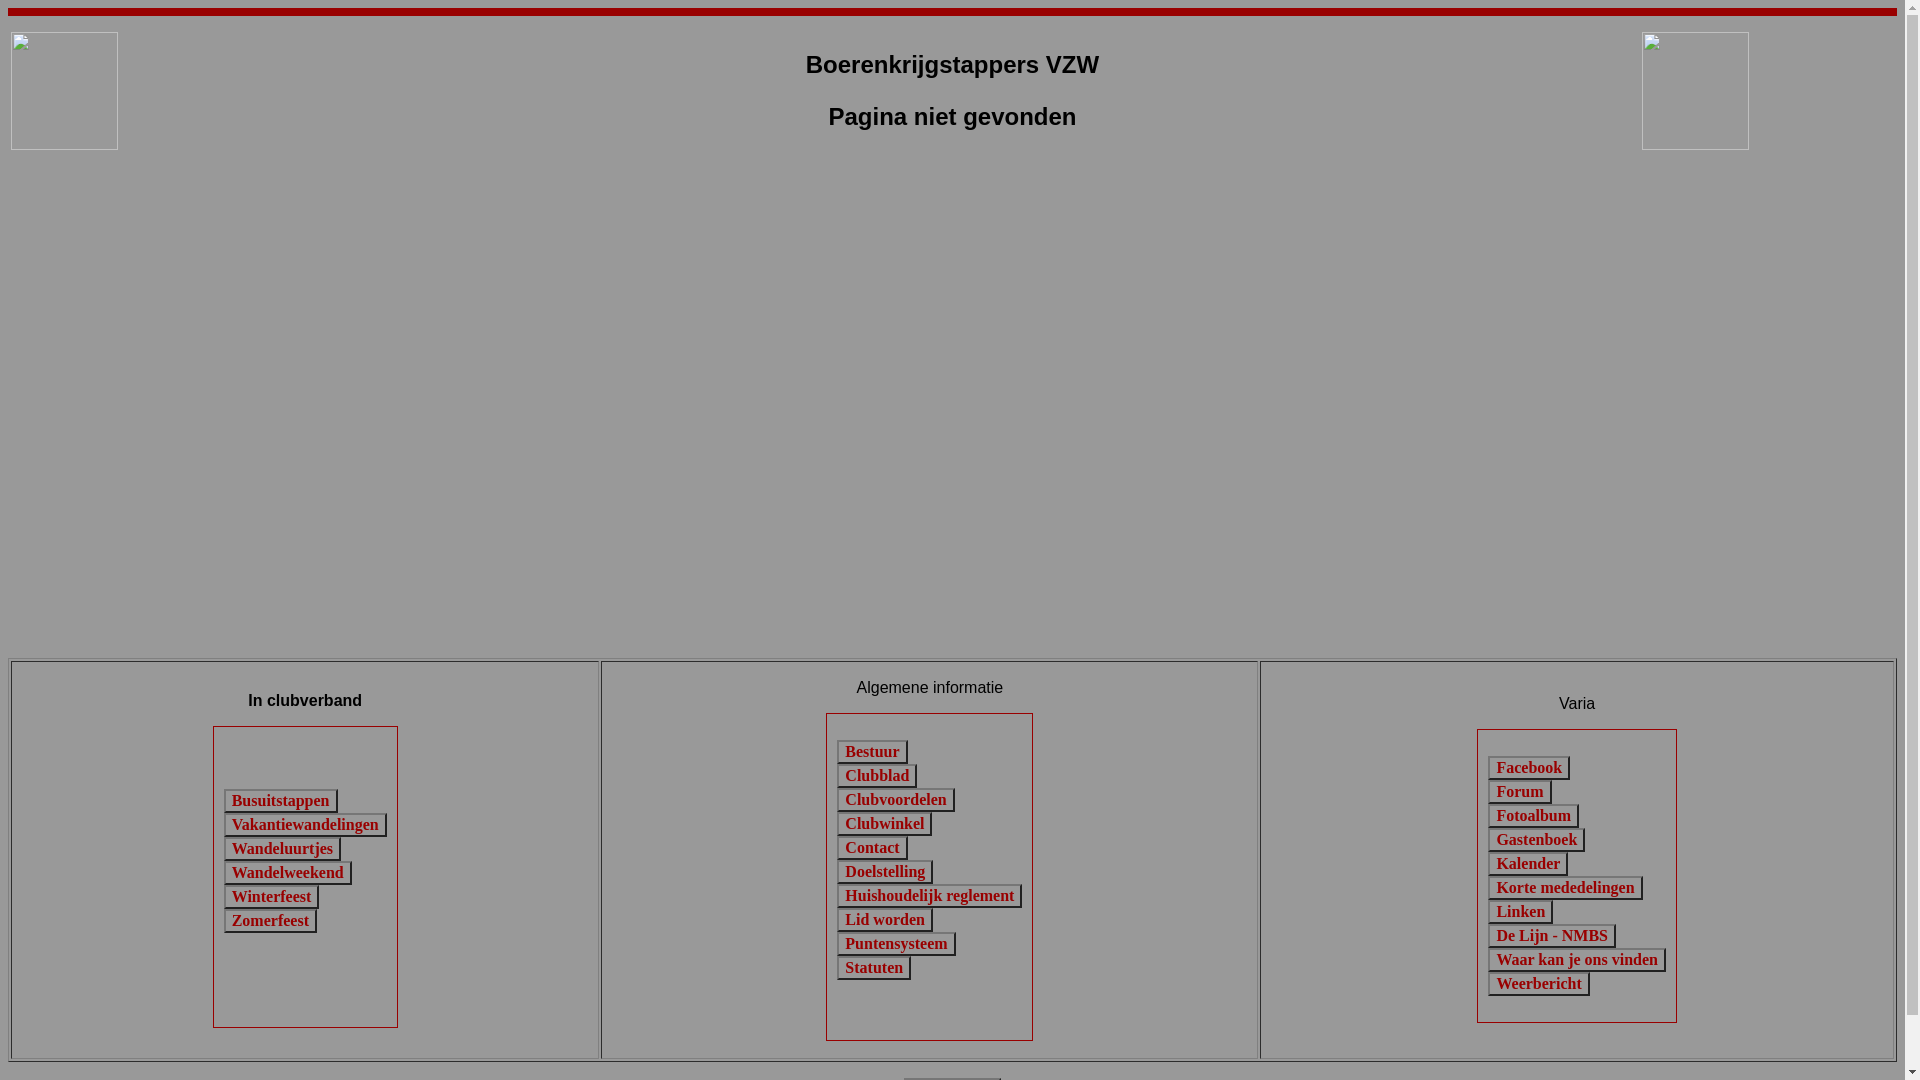 The height and width of the screenshot is (1080, 1920). Describe the element at coordinates (1532, 816) in the screenshot. I see `'Fotoalbum'` at that location.